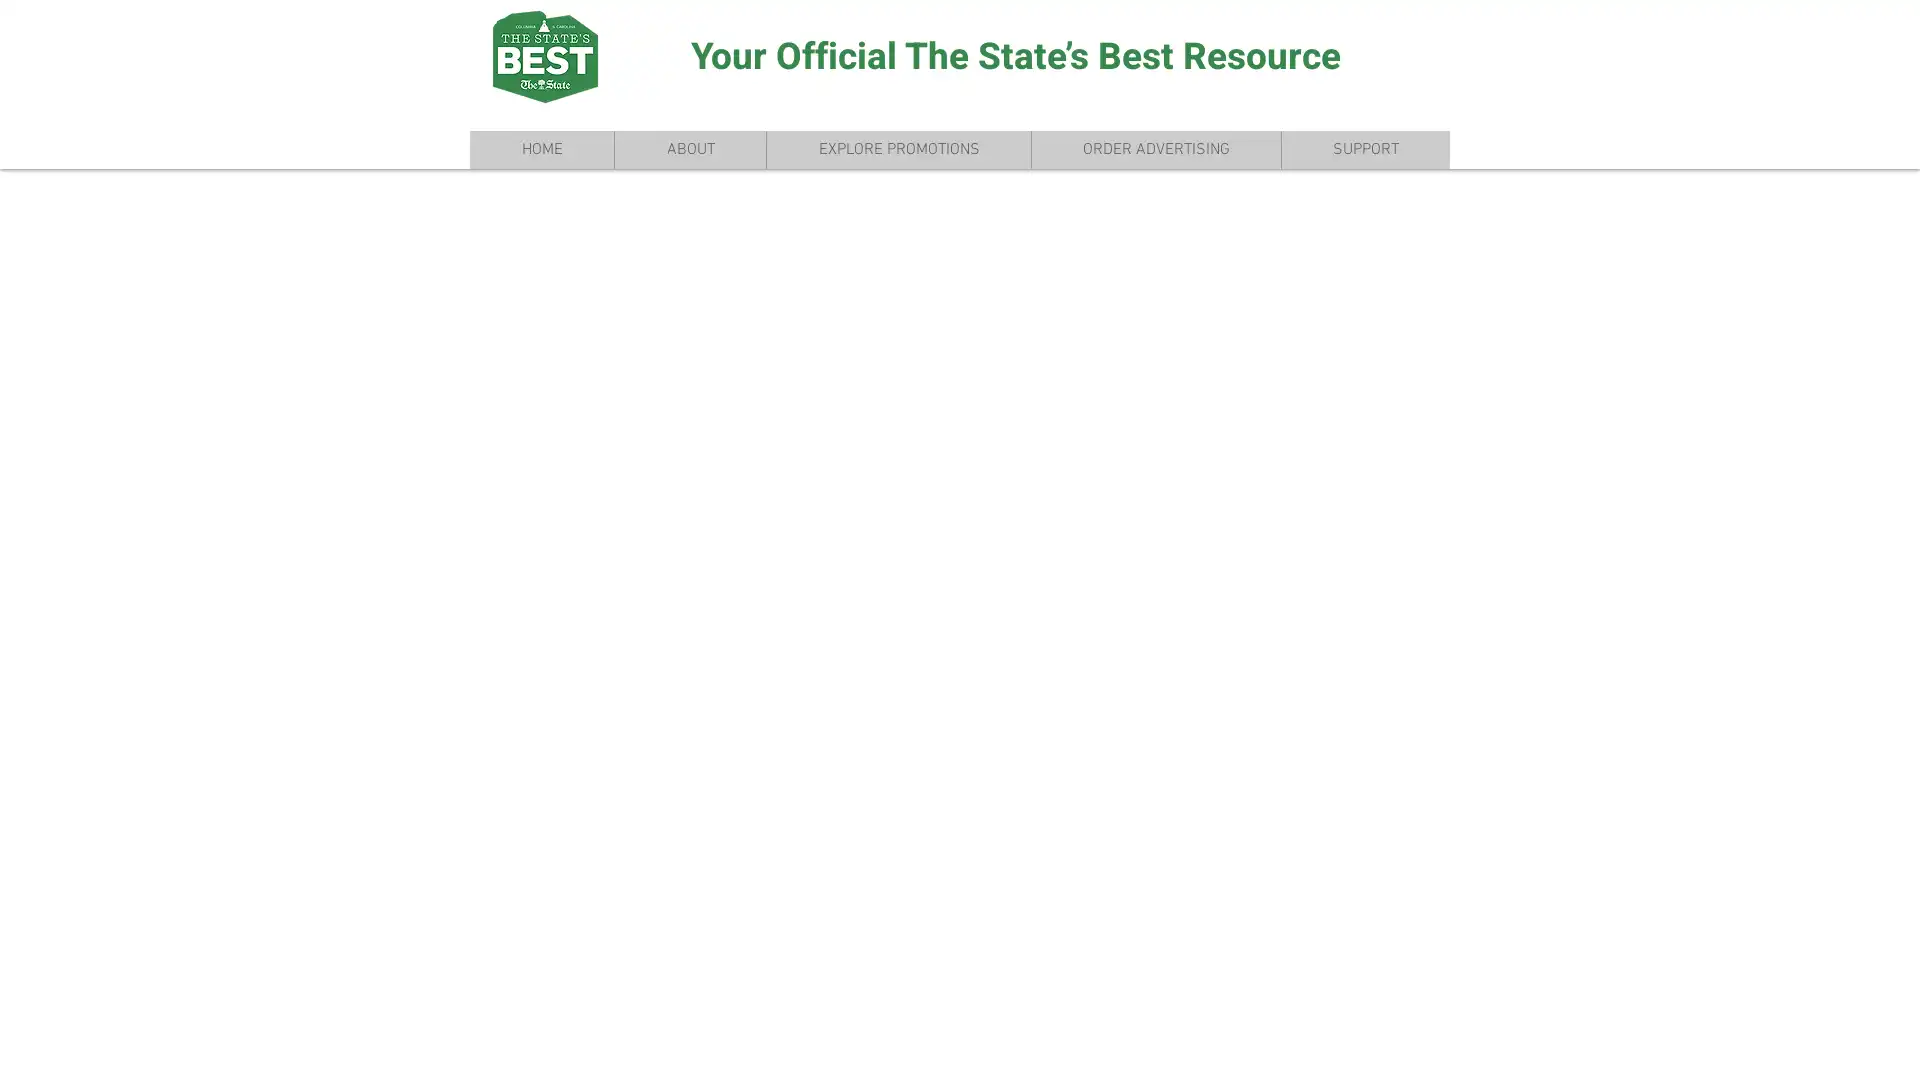 This screenshot has width=1920, height=1080. What do you see at coordinates (1721, 1047) in the screenshot?
I see `Decline All` at bounding box center [1721, 1047].